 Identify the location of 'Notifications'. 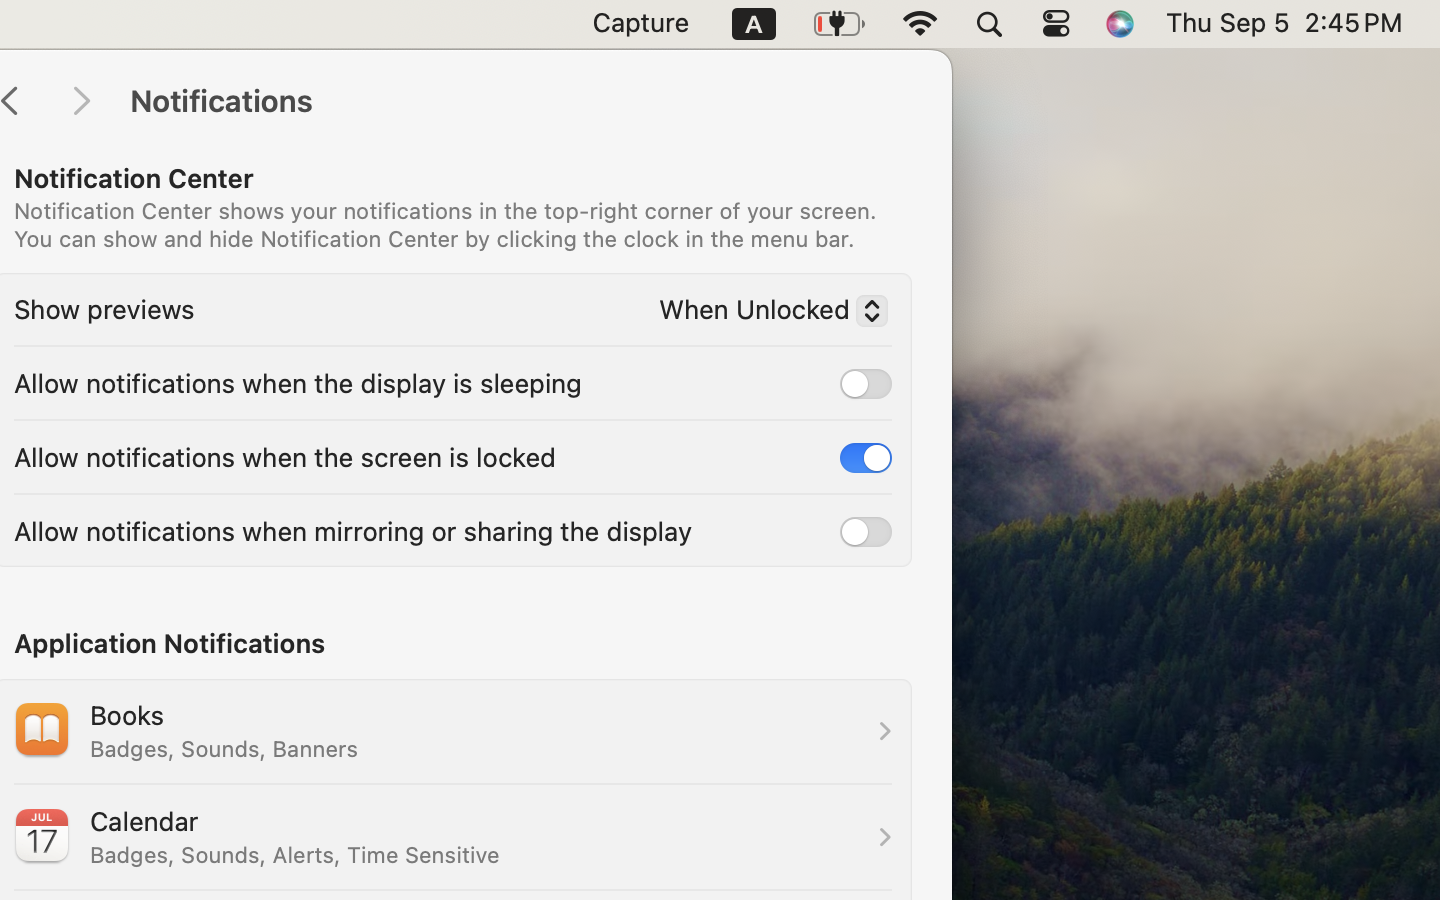
(518, 100).